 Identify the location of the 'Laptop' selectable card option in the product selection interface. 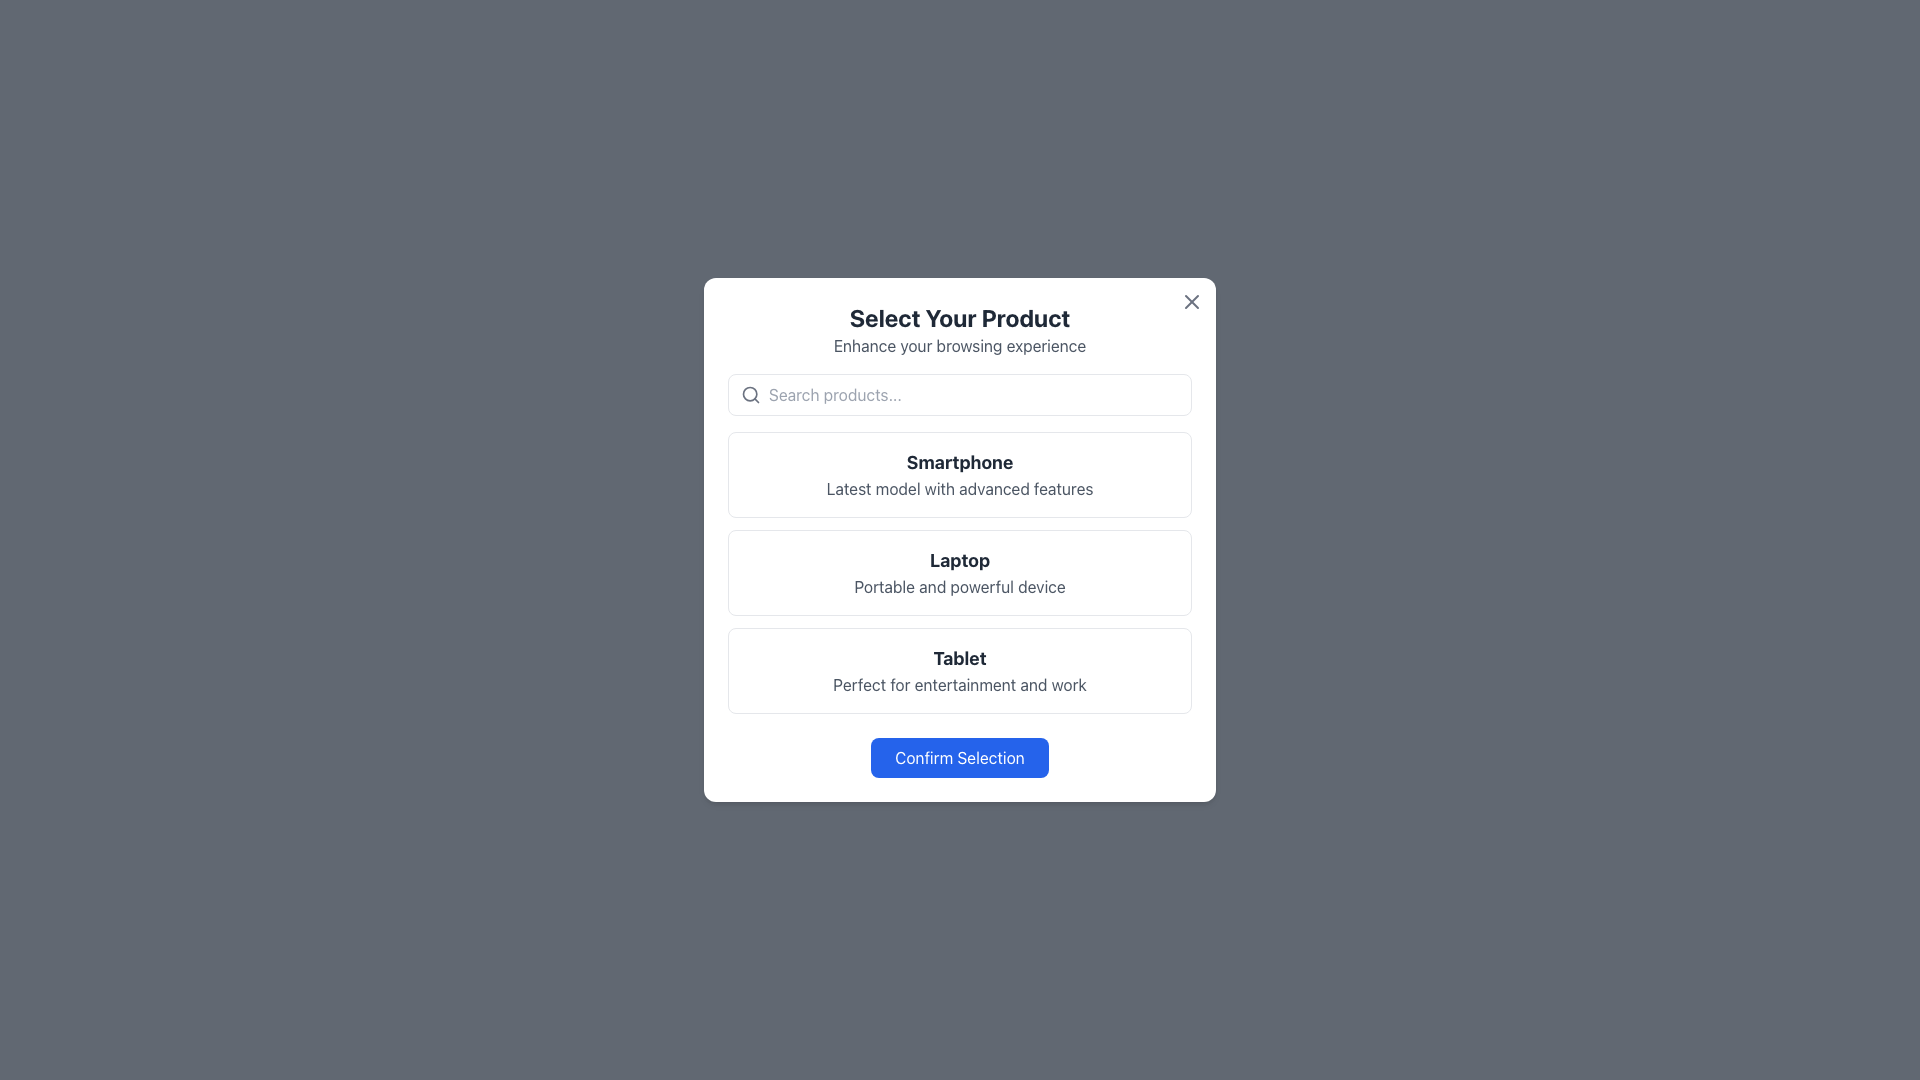
(960, 573).